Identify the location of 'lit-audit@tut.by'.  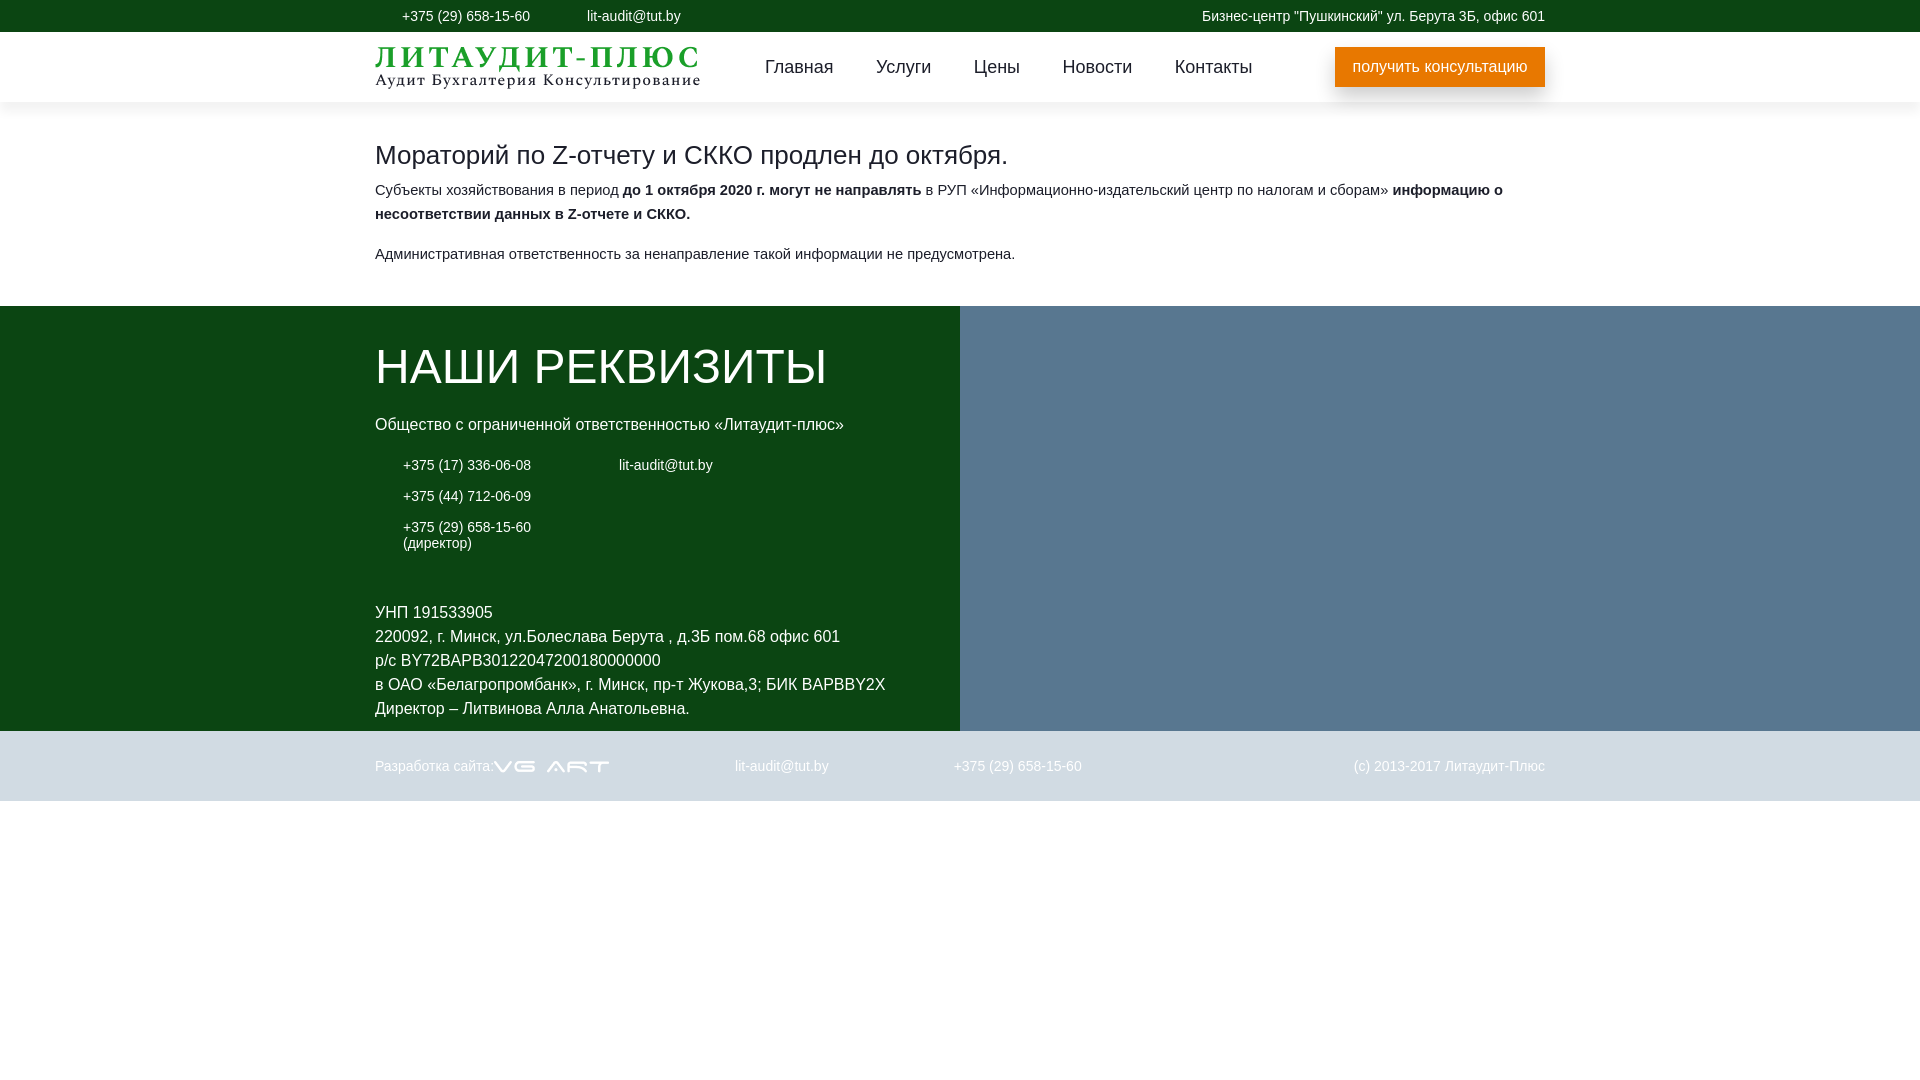
(632, 15).